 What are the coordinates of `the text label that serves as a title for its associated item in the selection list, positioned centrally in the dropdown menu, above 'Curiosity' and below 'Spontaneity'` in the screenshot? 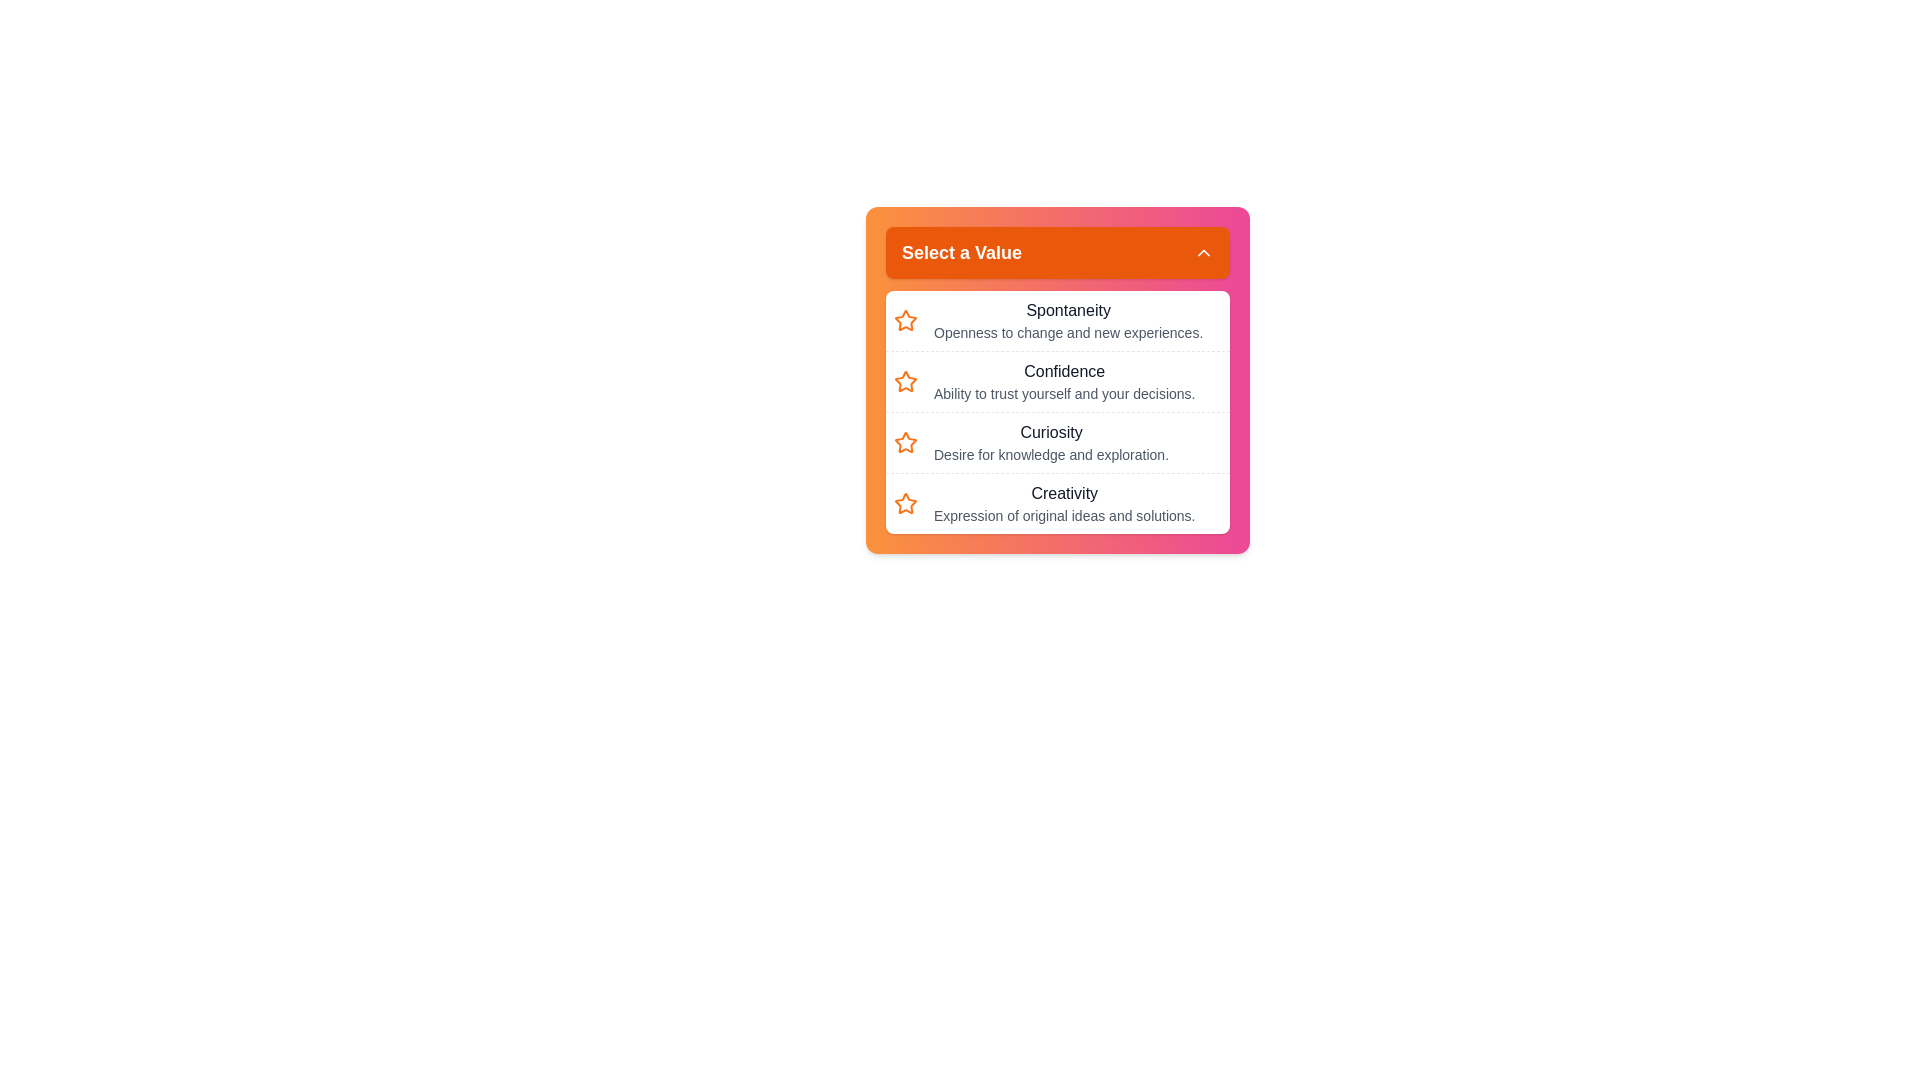 It's located at (1063, 371).